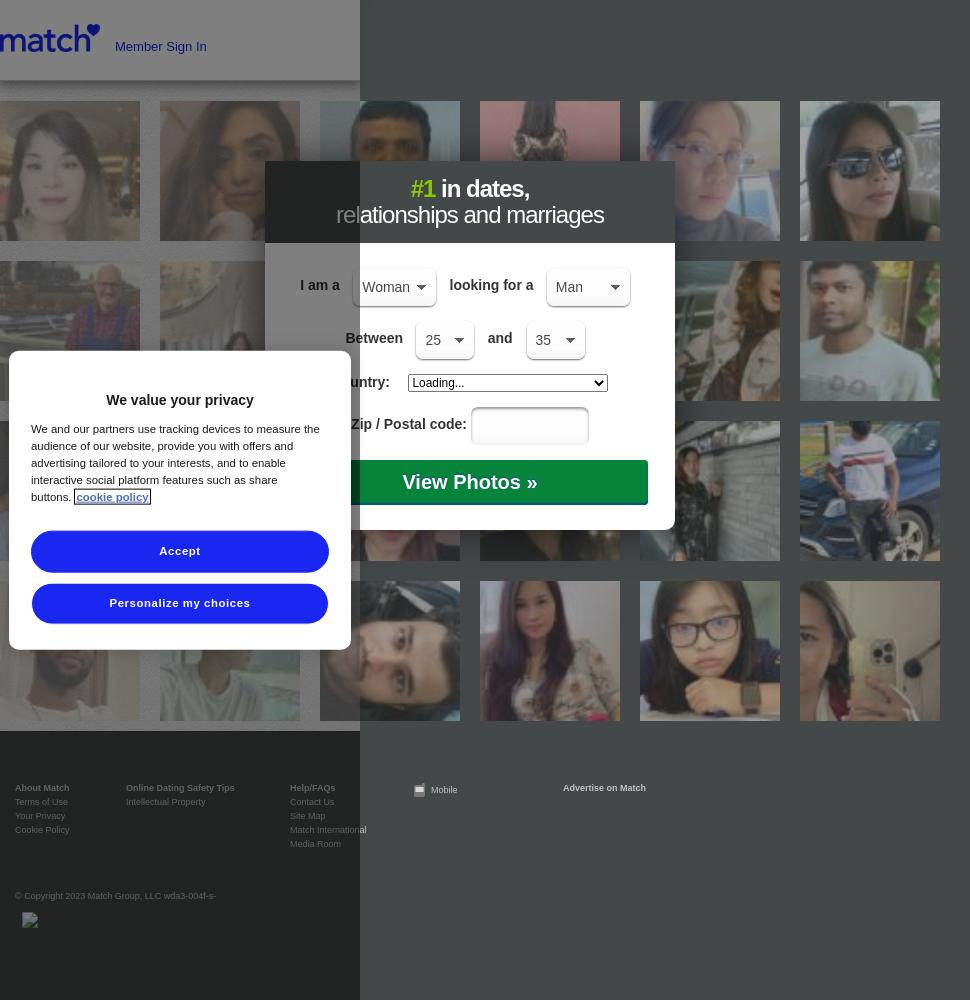 This screenshot has height=1000, width=970. I want to click on 'Zip / Postal code:', so click(410, 424).